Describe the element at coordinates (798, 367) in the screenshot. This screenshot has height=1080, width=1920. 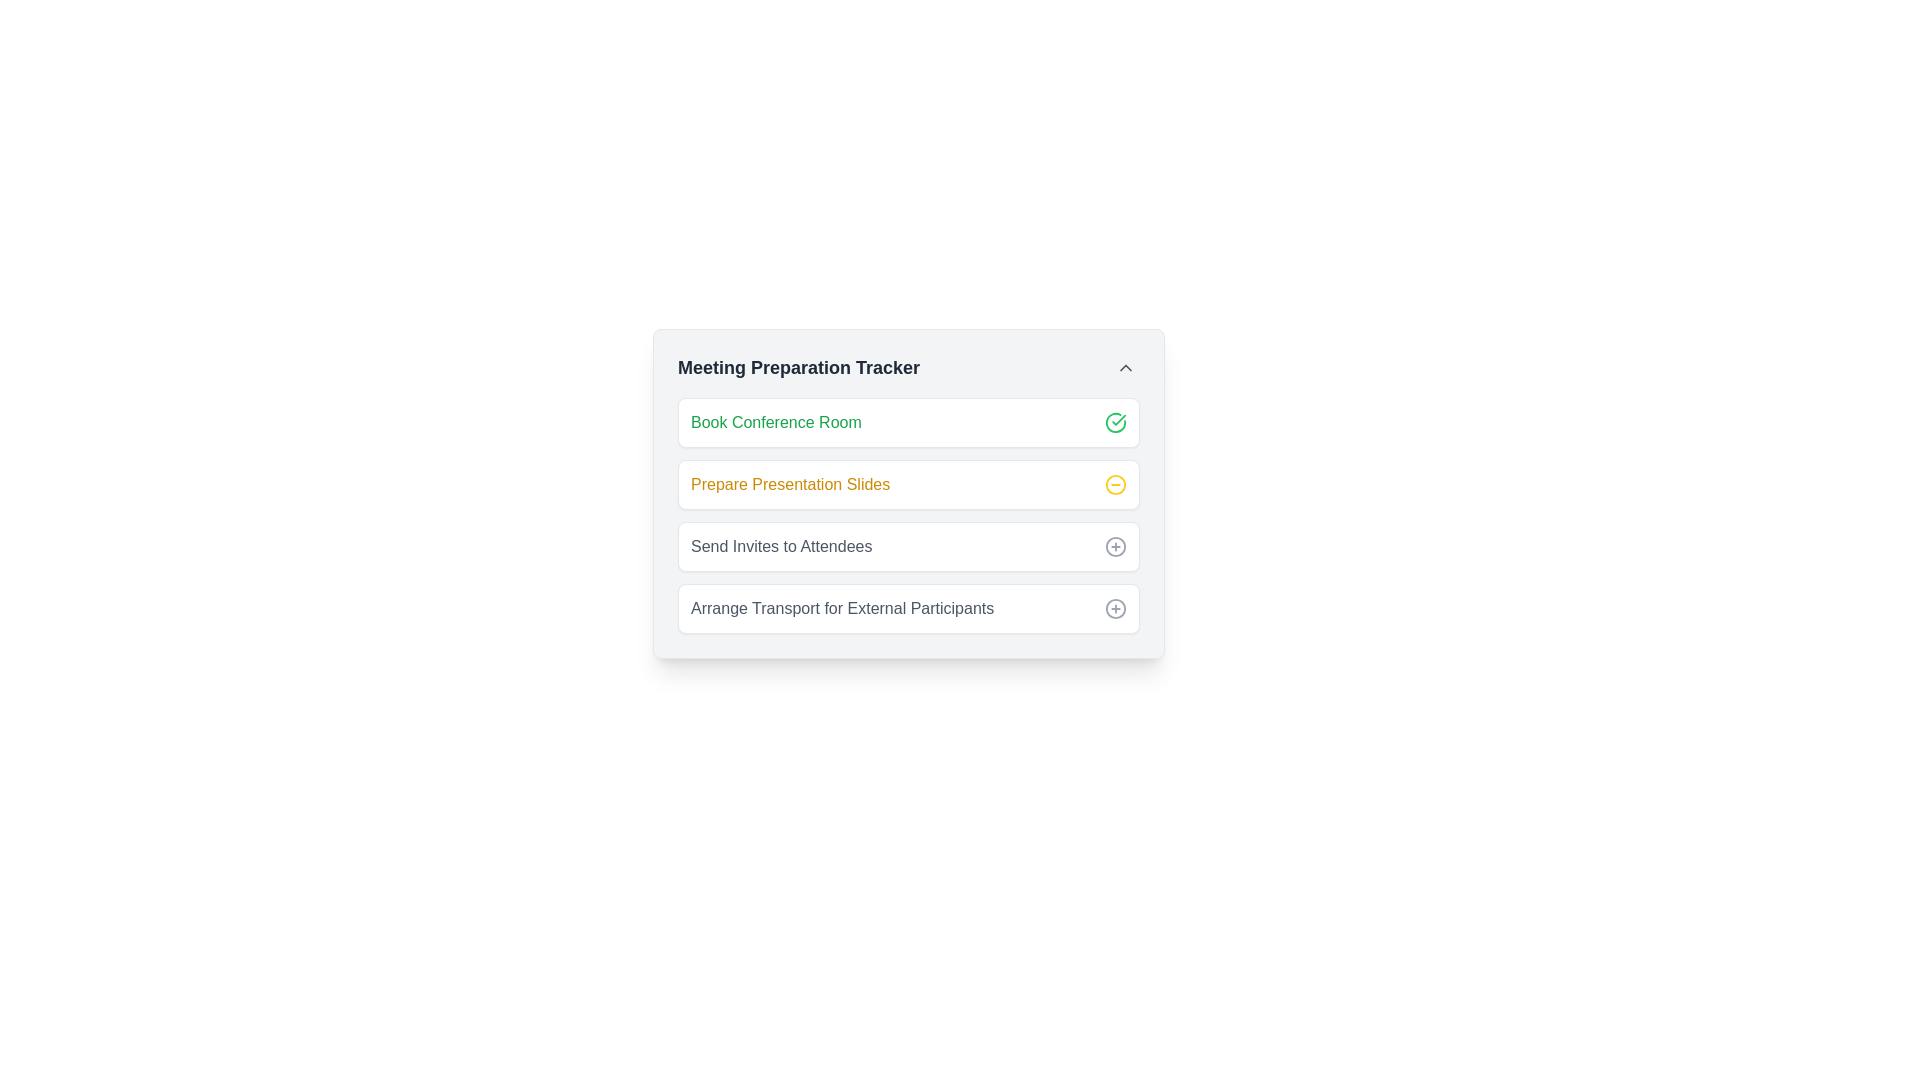
I see `title text element labeled 'Meeting Preparation Tracker', which is styled in bold, larger font, and dark gray color, located at the top of the checklist interface` at that location.